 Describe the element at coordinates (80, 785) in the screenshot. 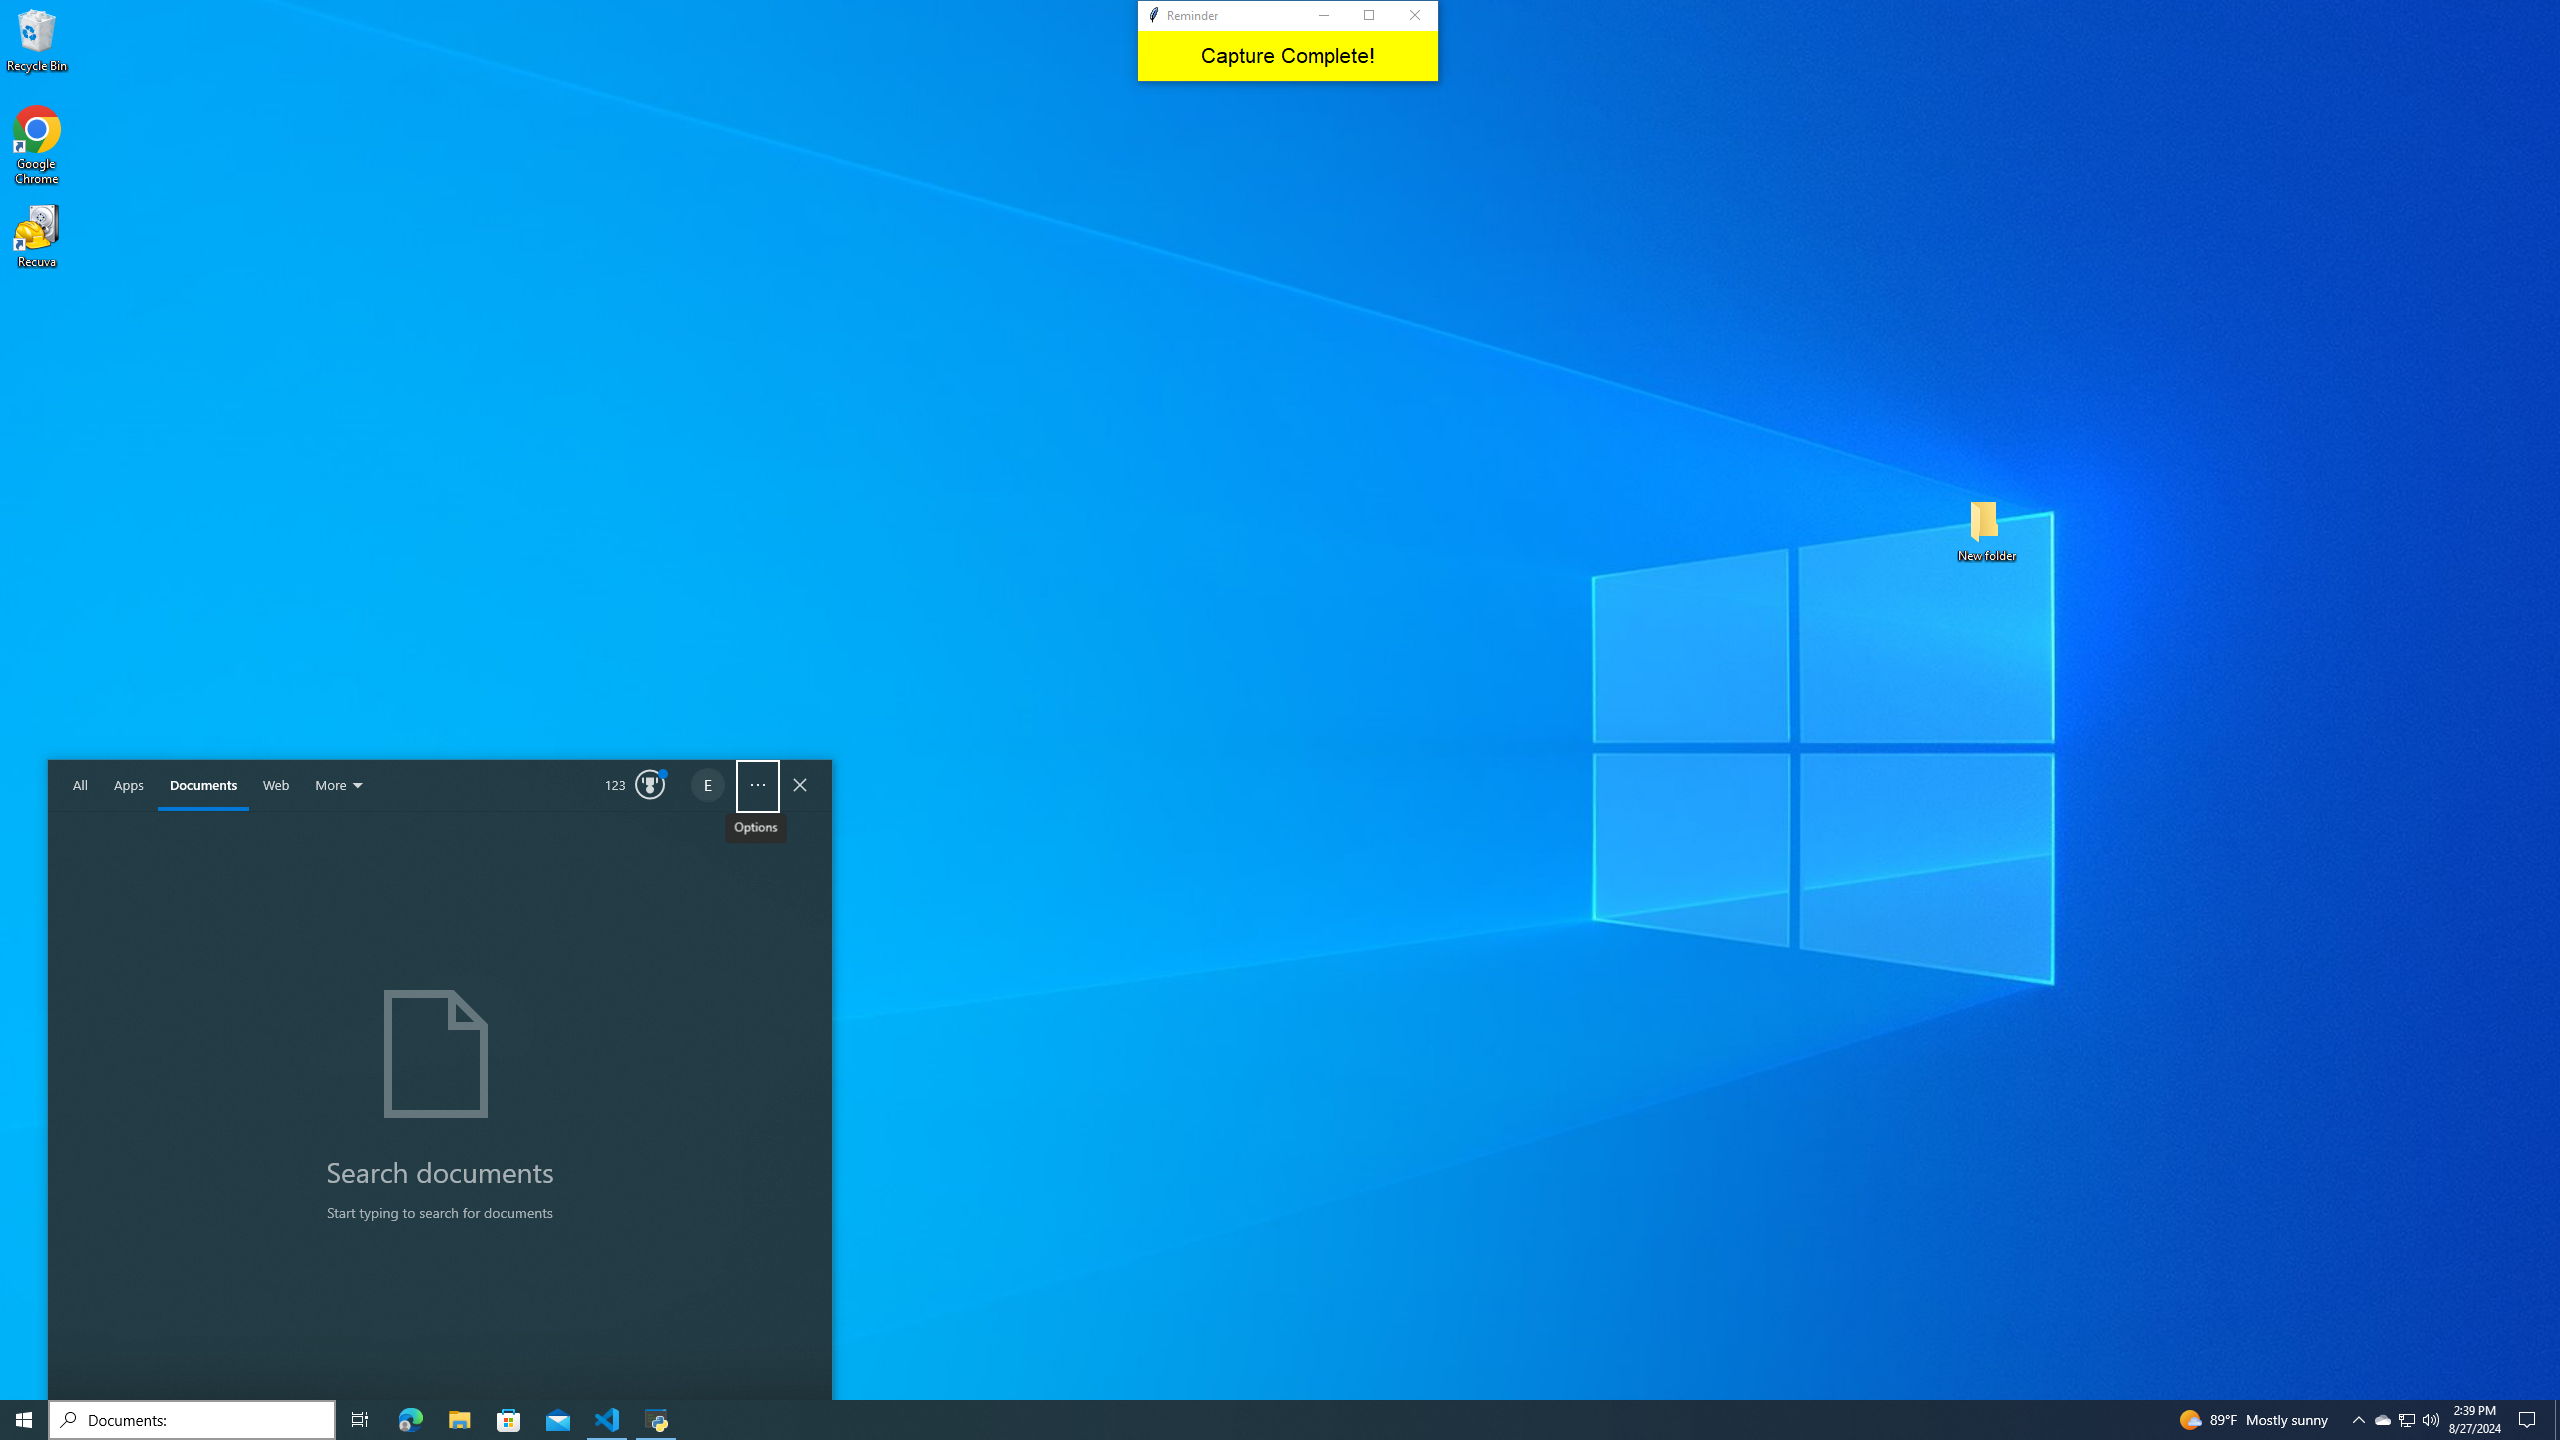

I see `'All'` at that location.